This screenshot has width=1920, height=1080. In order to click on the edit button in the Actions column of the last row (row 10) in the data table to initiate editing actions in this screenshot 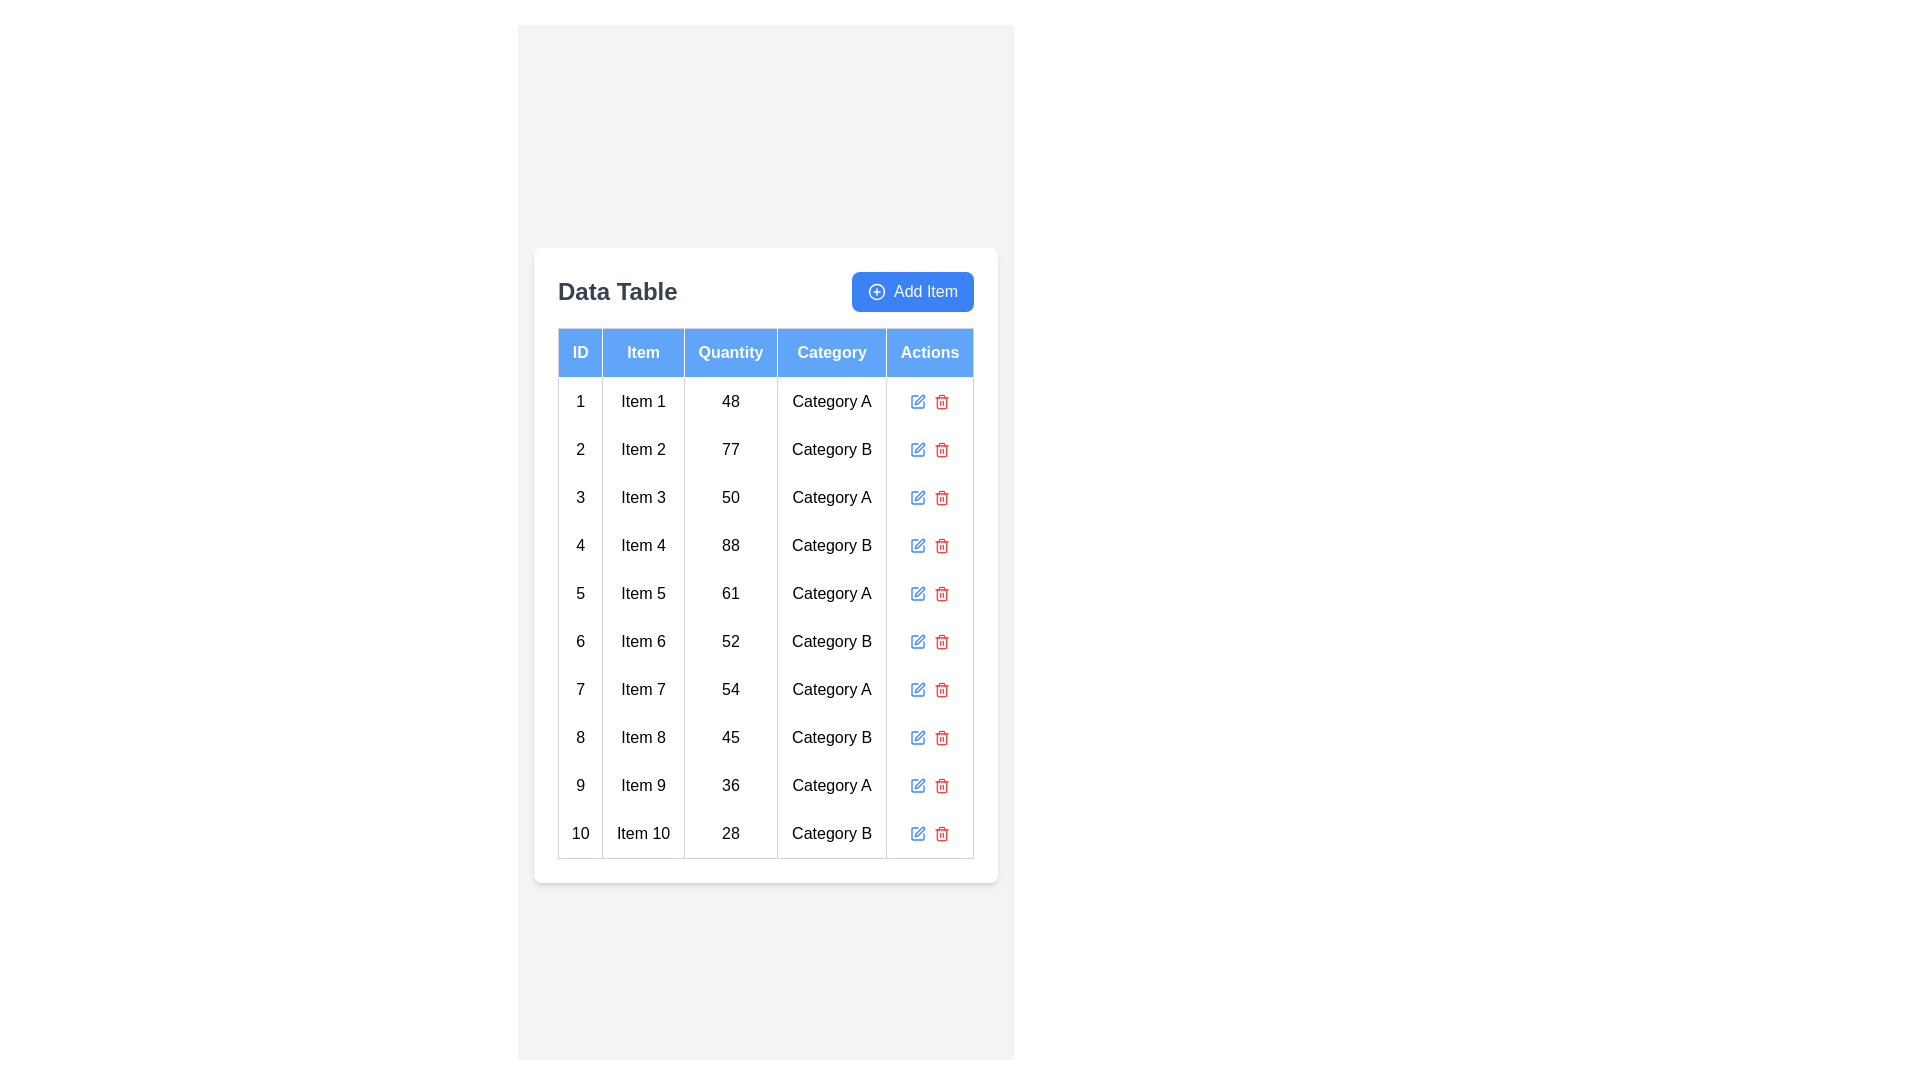, I will do `click(917, 833)`.